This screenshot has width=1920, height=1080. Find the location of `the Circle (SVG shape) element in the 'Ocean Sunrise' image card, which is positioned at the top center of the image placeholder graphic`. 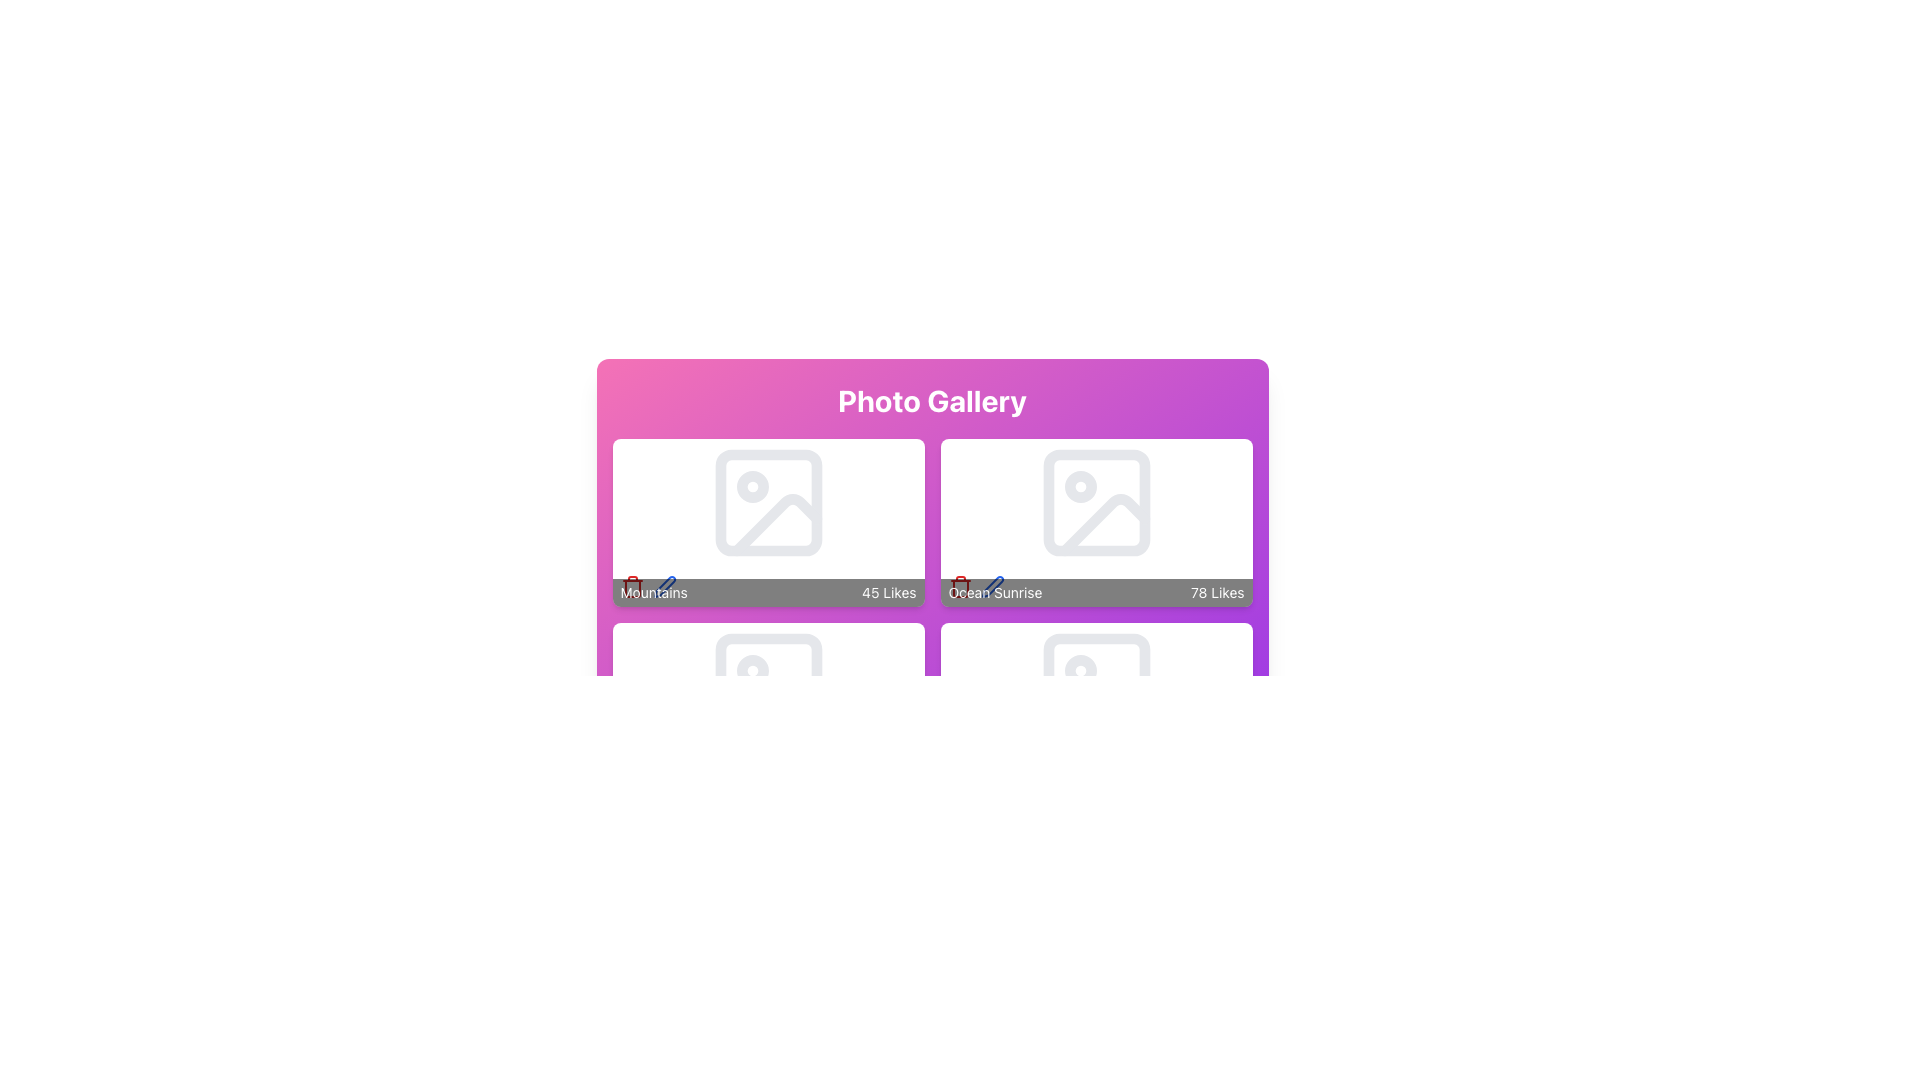

the Circle (SVG shape) element in the 'Ocean Sunrise' image card, which is positioned at the top center of the image placeholder graphic is located at coordinates (1079, 486).